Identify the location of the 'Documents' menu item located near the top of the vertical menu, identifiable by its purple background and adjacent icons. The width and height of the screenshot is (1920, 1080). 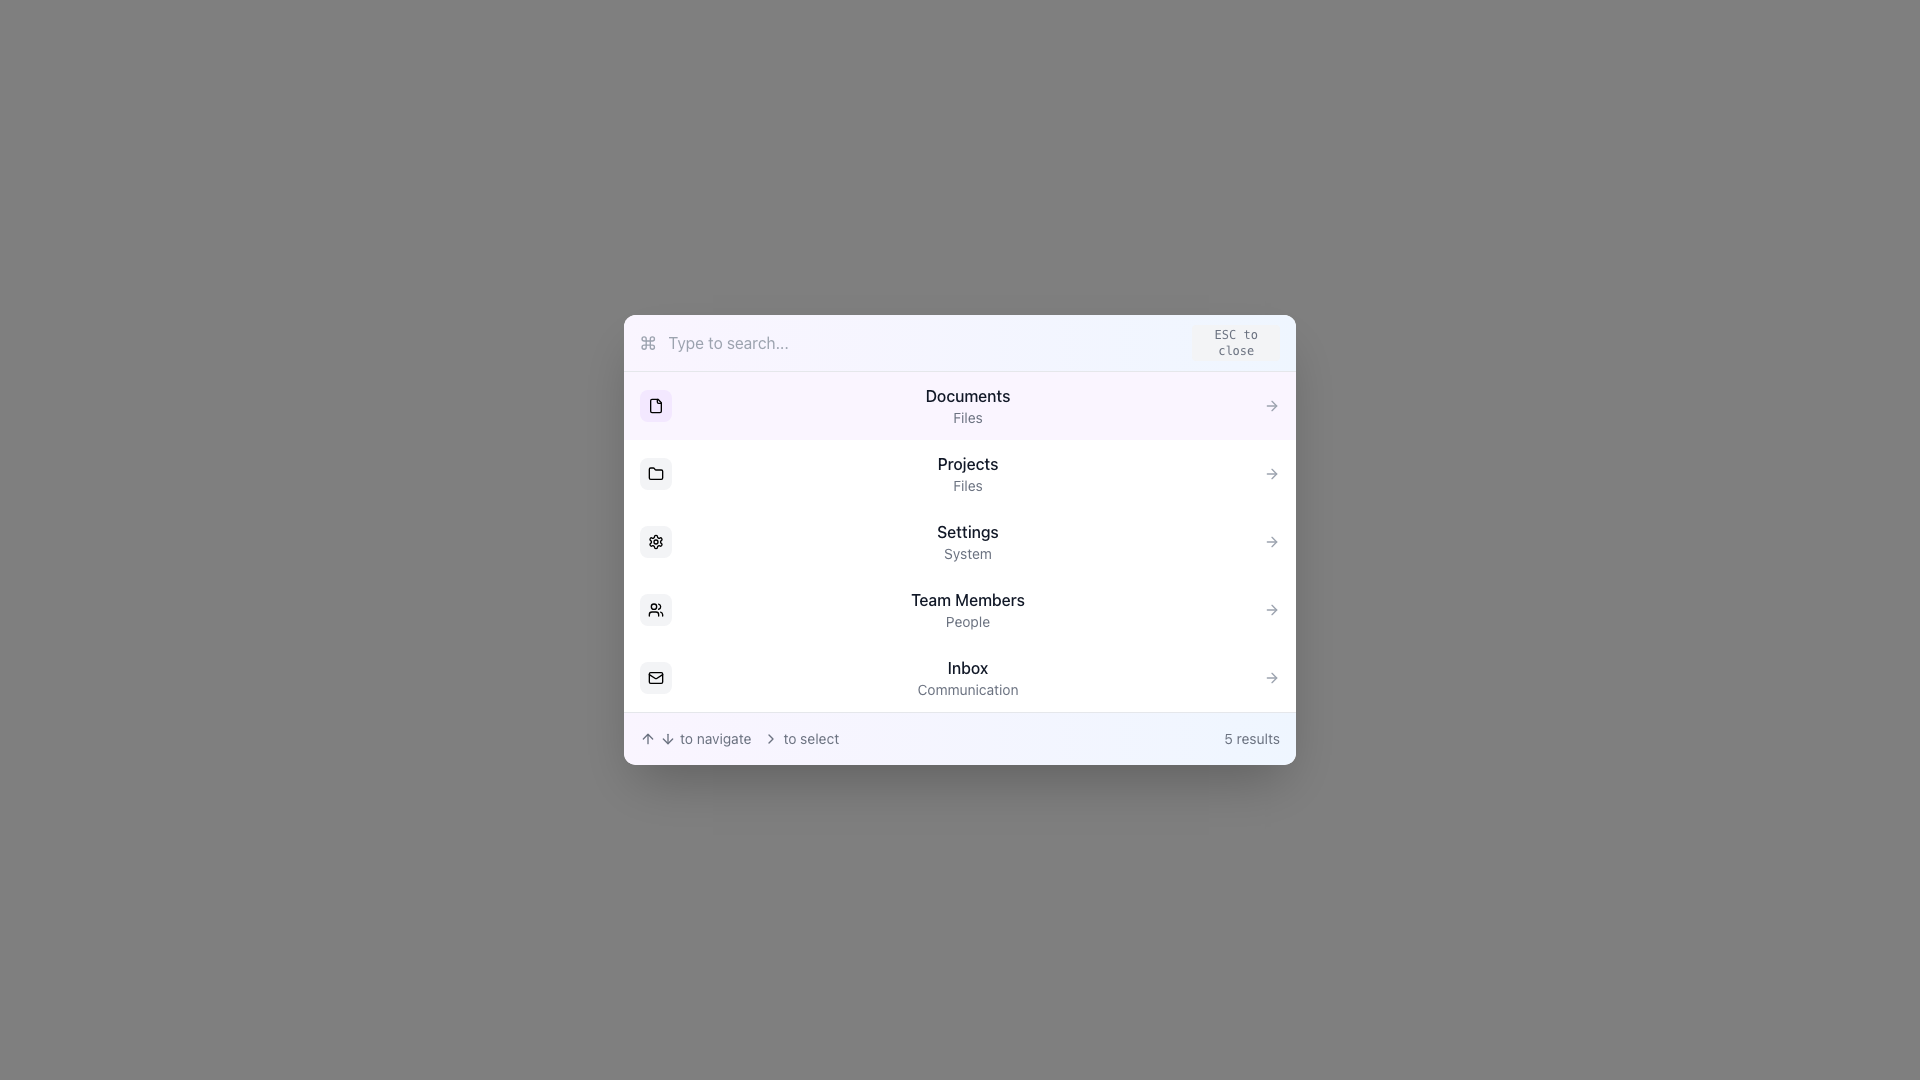
(968, 405).